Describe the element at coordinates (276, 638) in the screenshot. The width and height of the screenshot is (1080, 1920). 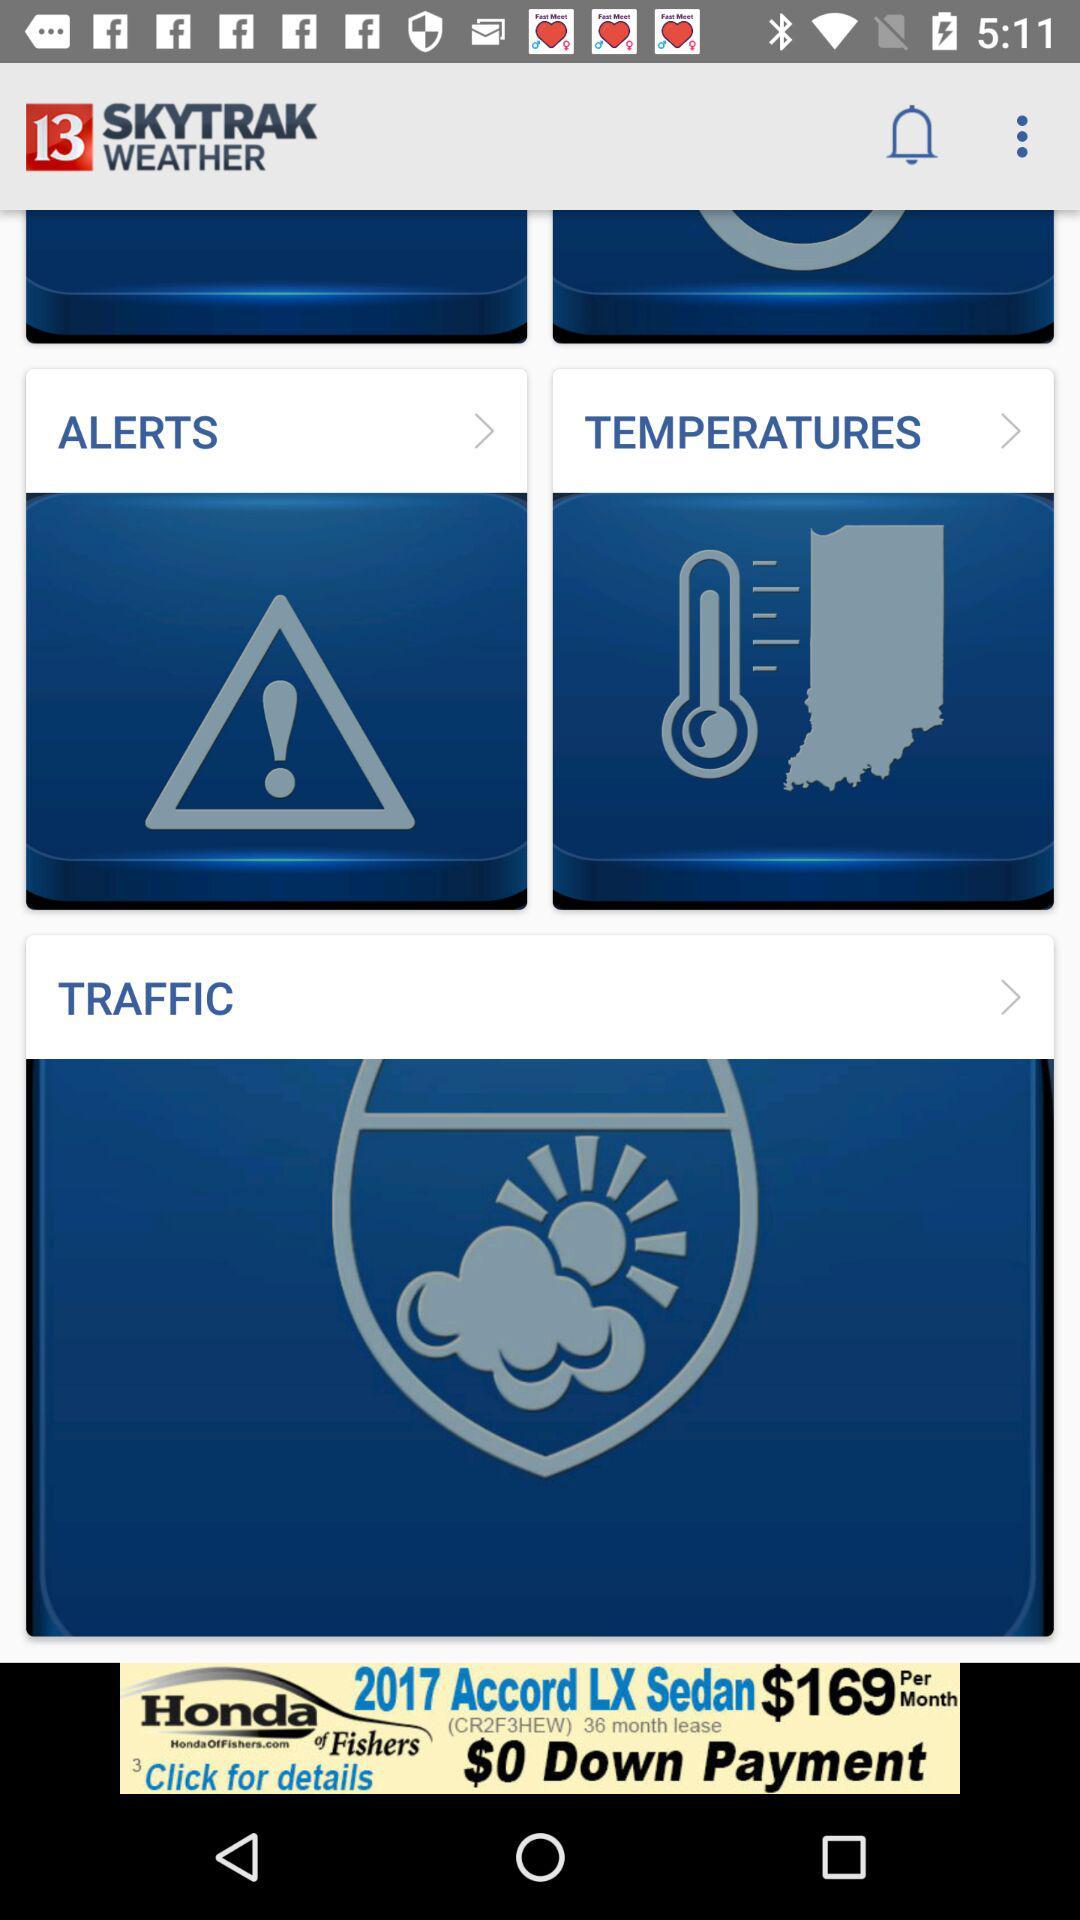
I see `the alerts button on the web page` at that location.